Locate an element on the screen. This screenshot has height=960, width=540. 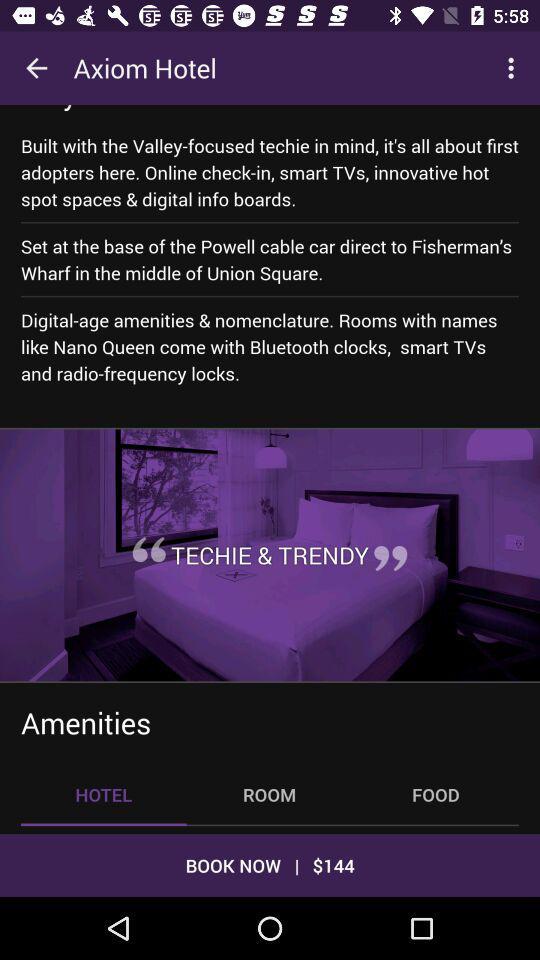
icon to the right of room is located at coordinates (434, 794).